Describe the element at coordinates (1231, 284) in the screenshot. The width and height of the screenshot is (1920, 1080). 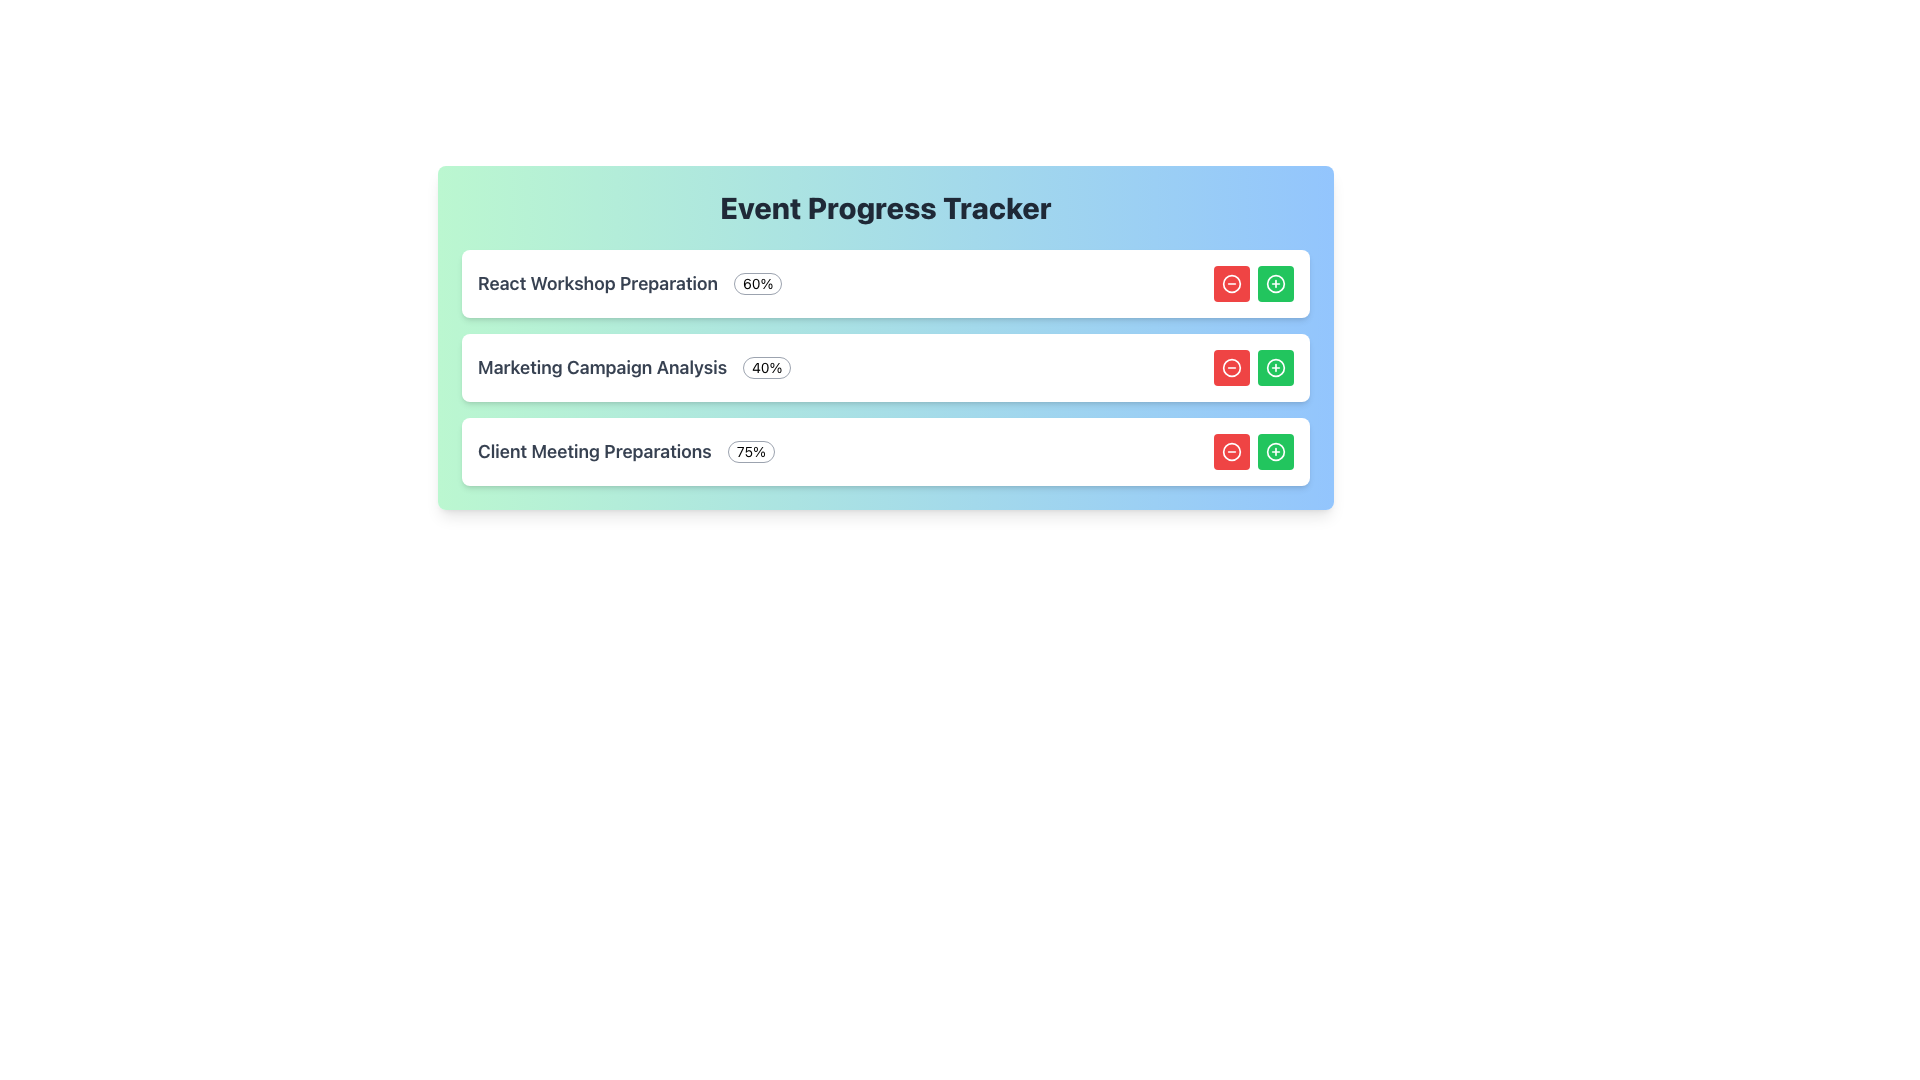
I see `the red circular icon with a minus sign, which is part of a control panel in the top row of task management entries` at that location.